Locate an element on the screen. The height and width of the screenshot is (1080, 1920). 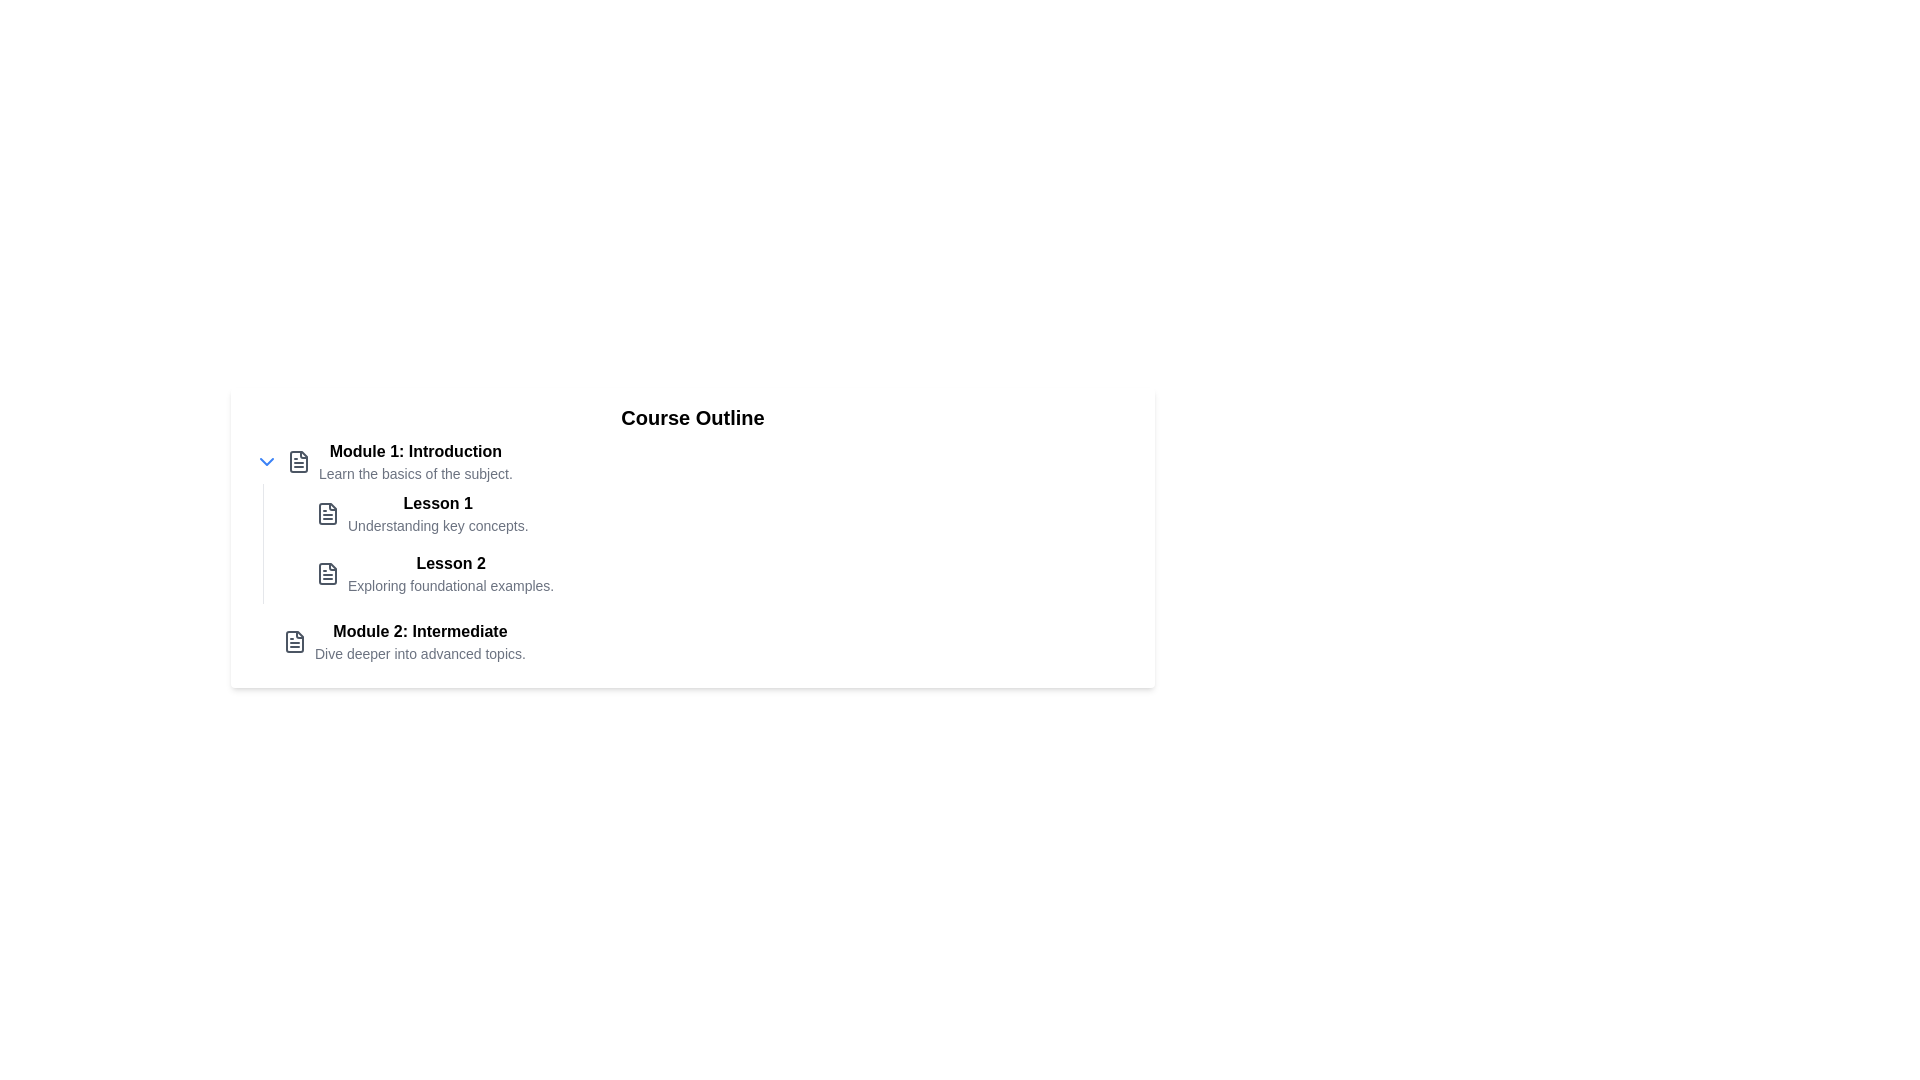
the textual subheading element displaying 'Understanding key concepts.' which is positioned below 'Lesson 1' in the 'Module 1: Introduction' section is located at coordinates (437, 524).